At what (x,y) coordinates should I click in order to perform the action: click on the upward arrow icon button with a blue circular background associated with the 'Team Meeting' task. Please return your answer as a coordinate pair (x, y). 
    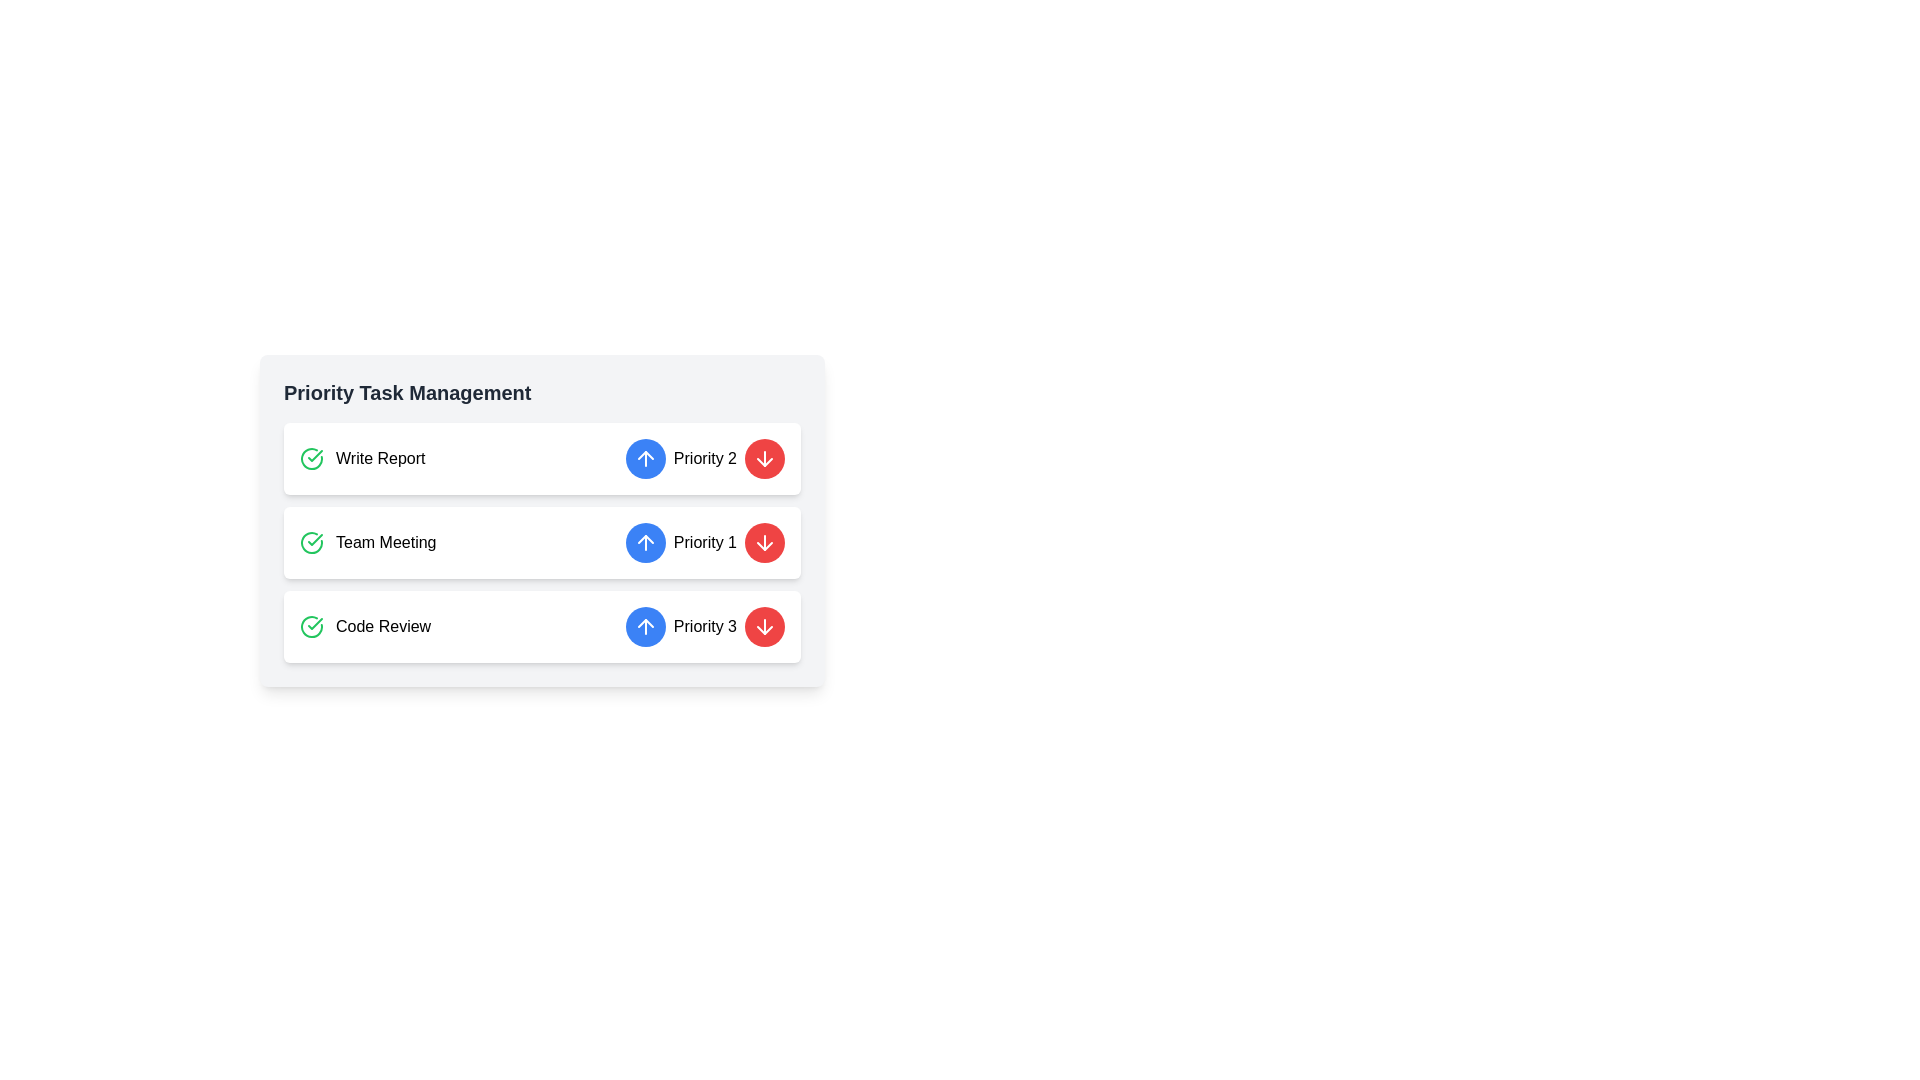
    Looking at the image, I should click on (645, 459).